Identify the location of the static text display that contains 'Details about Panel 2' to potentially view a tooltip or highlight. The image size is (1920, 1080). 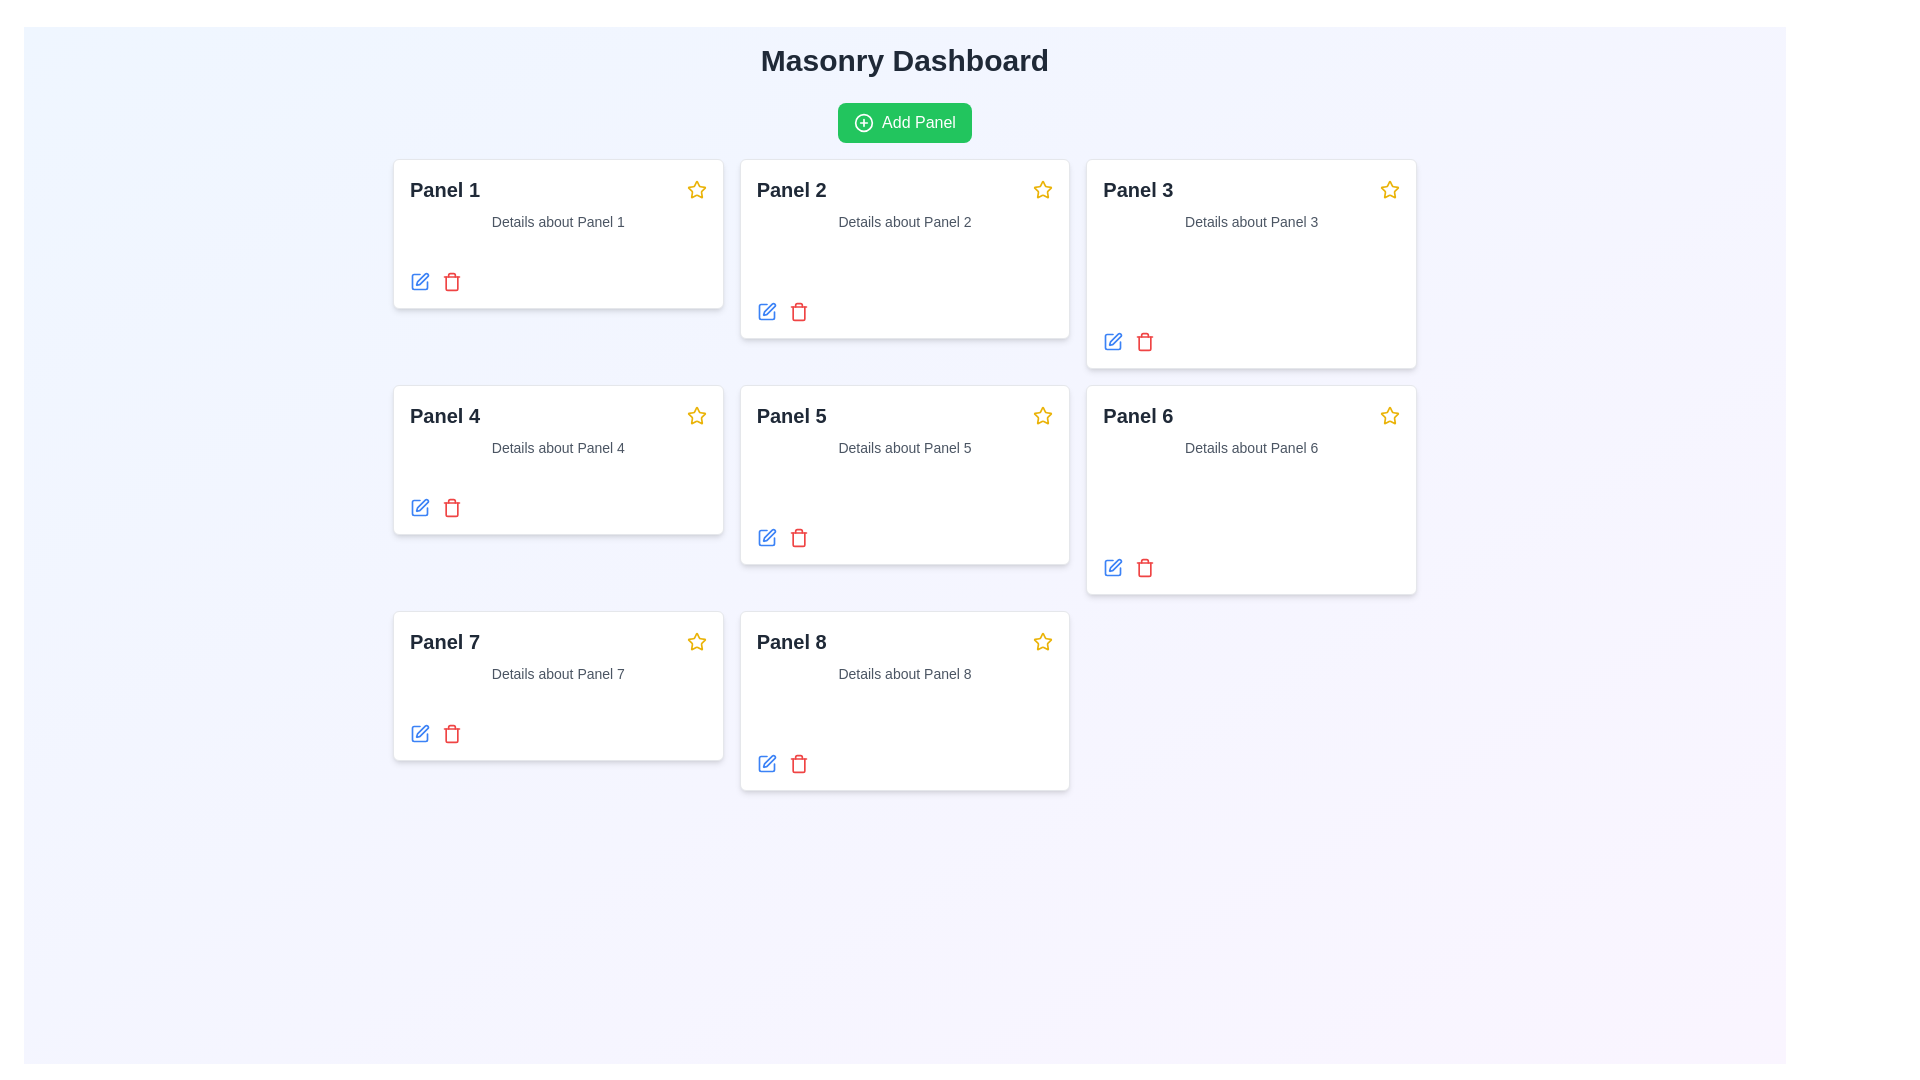
(903, 222).